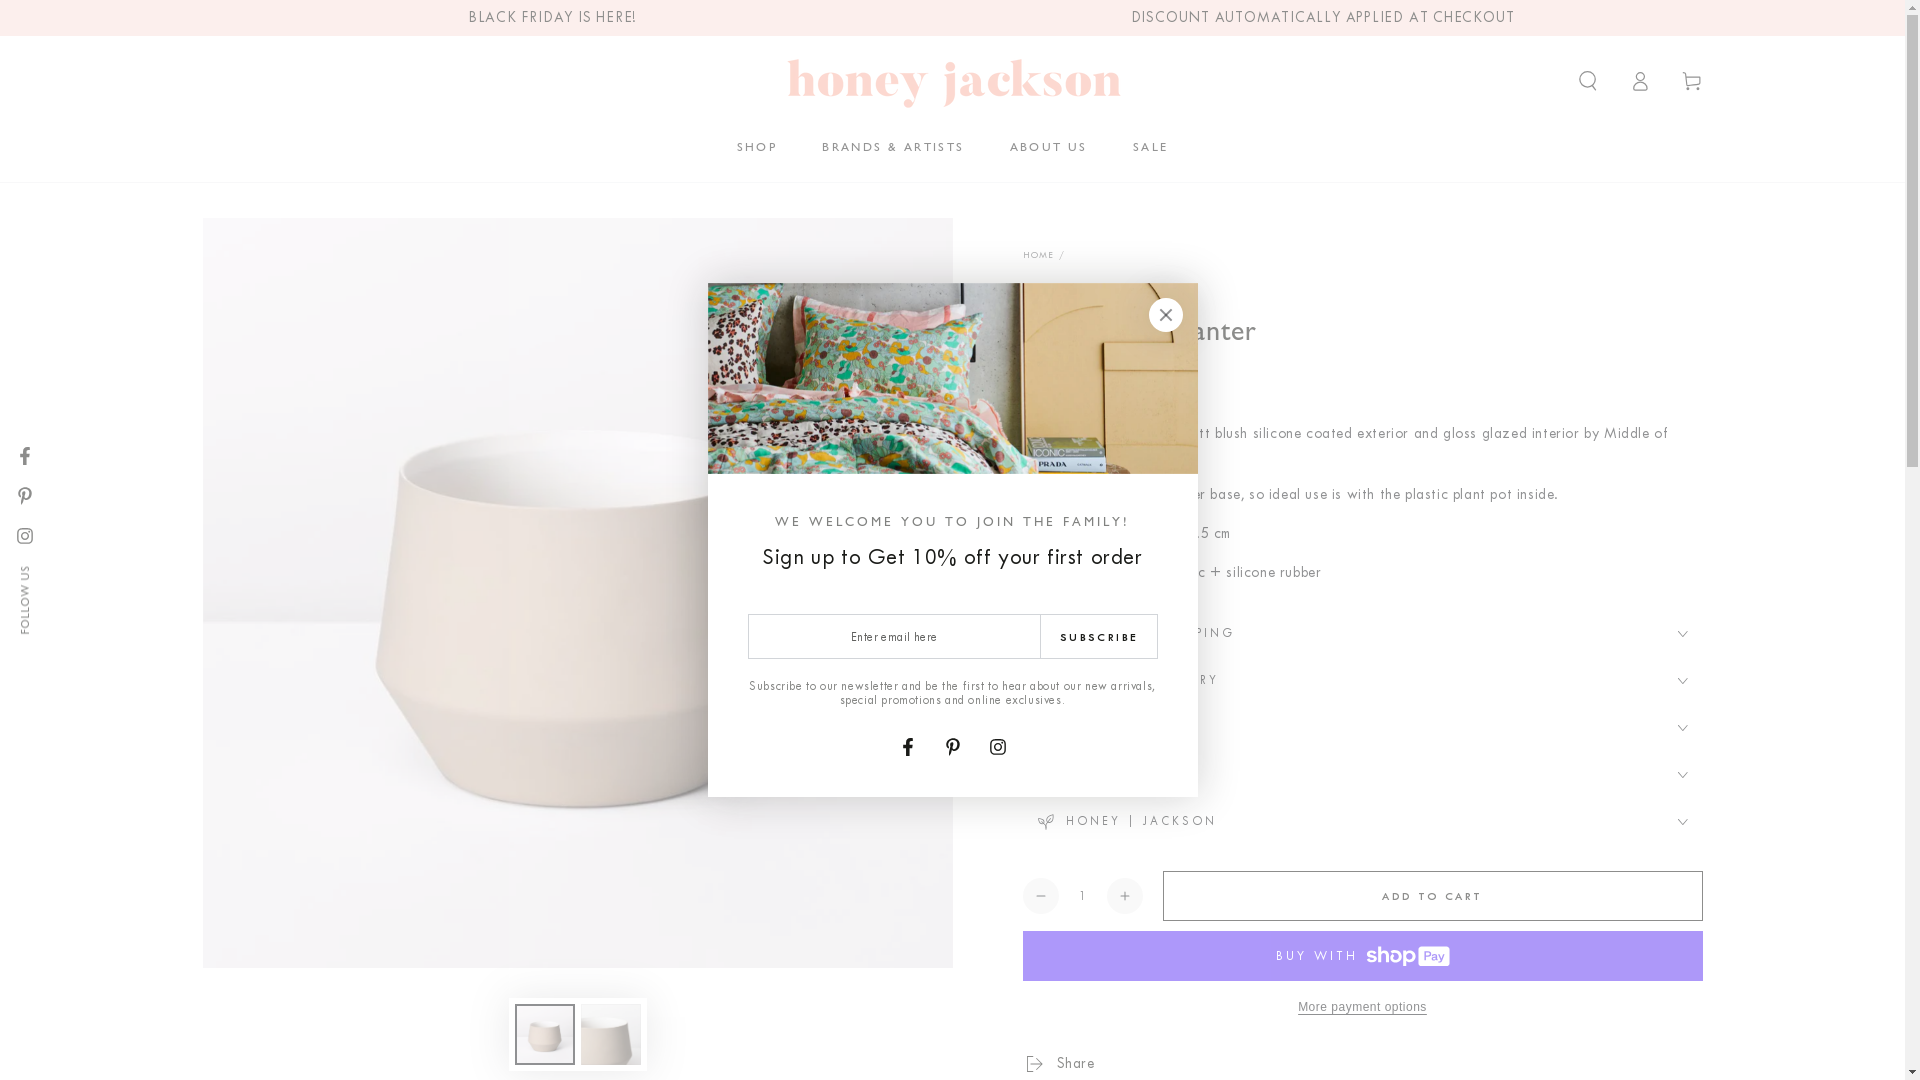 Image resolution: width=1920 pixels, height=1080 pixels. What do you see at coordinates (1037, 253) in the screenshot?
I see `'HOME'` at bounding box center [1037, 253].